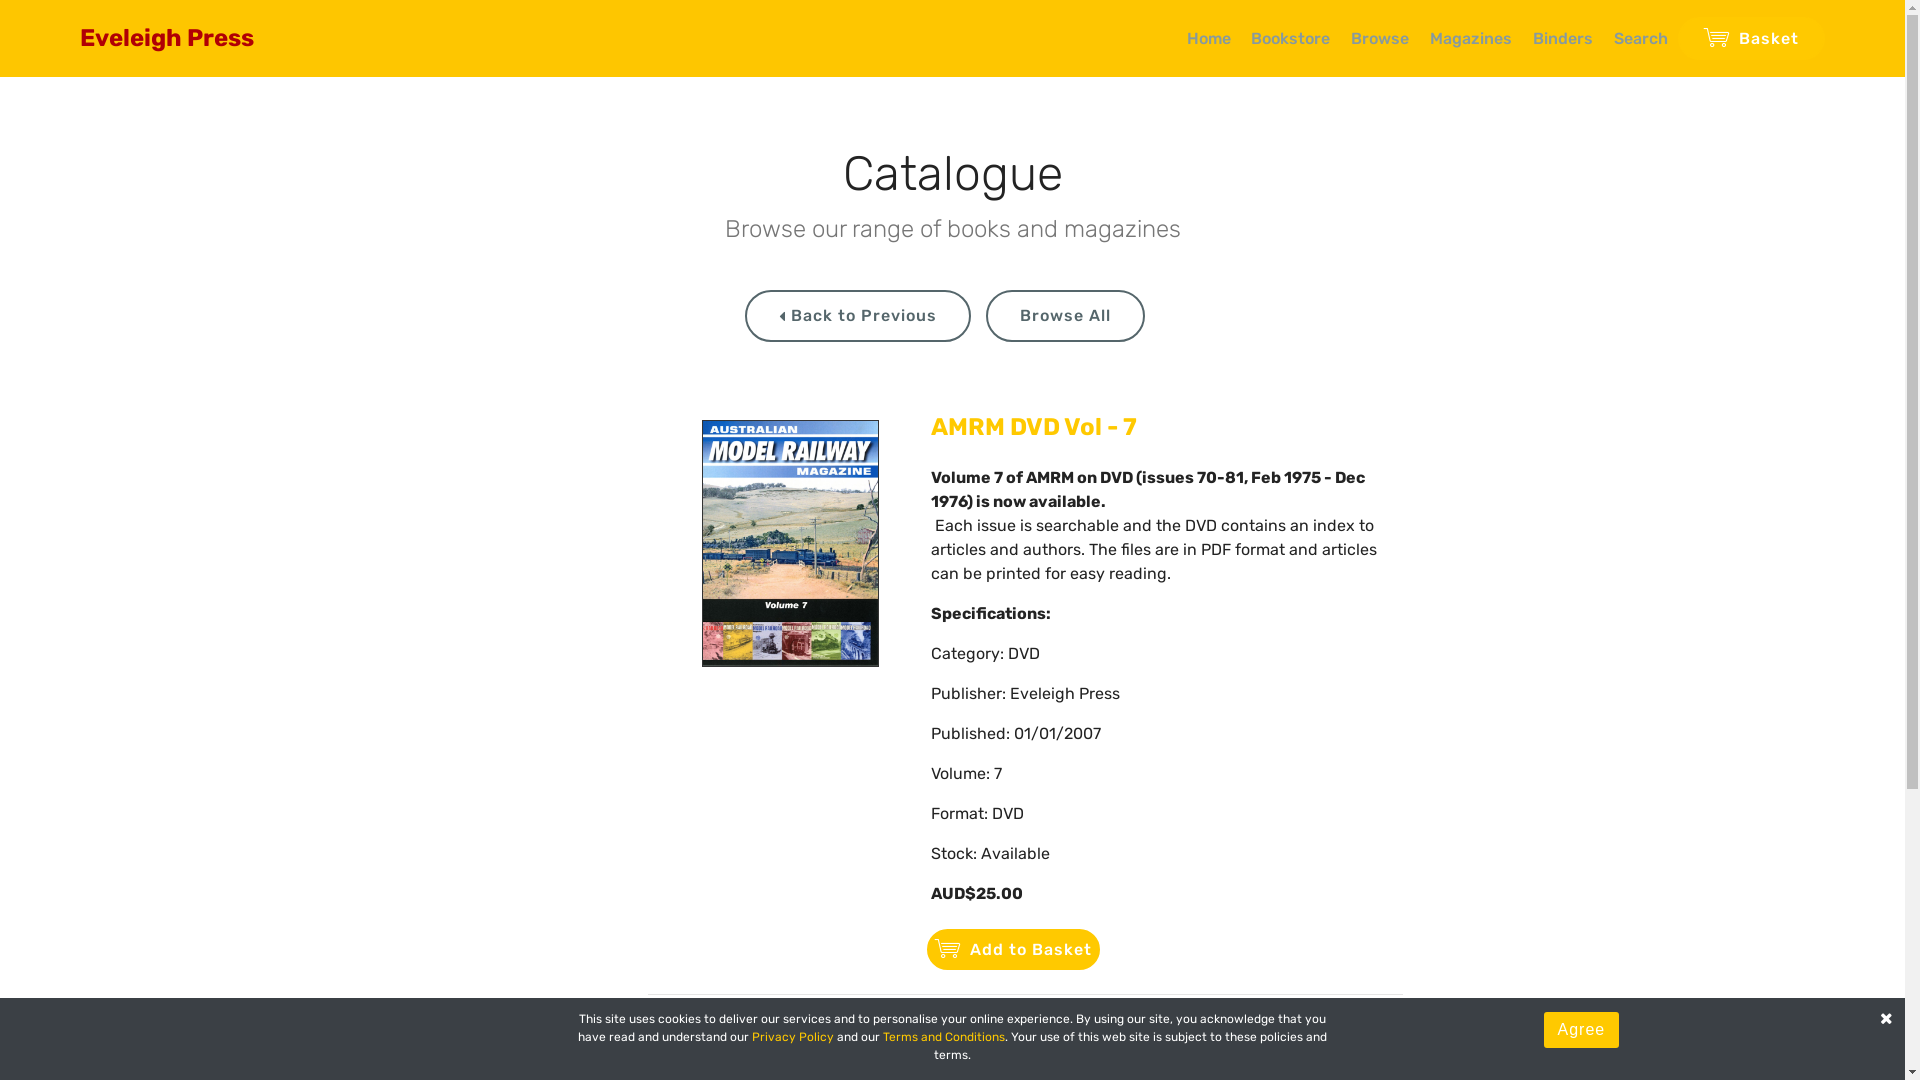  What do you see at coordinates (1678, 38) in the screenshot?
I see `'Basket'` at bounding box center [1678, 38].